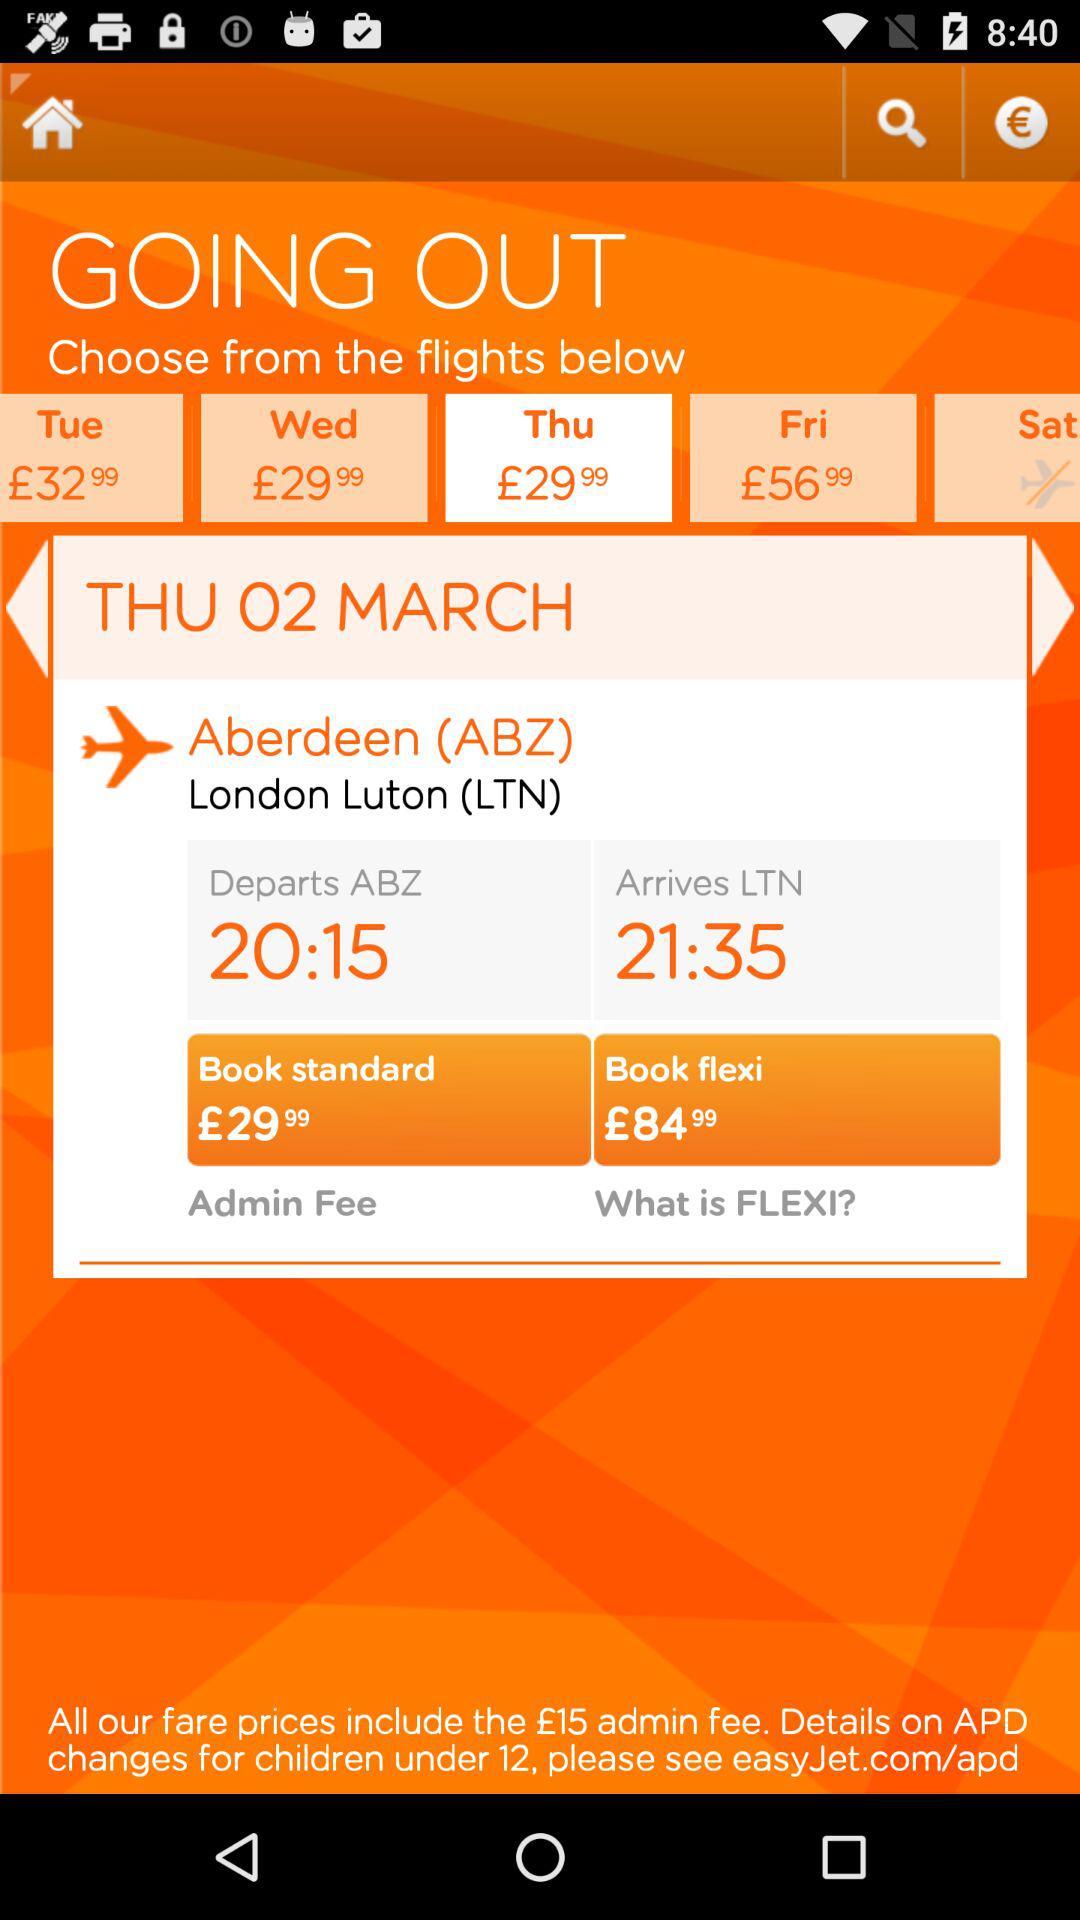  I want to click on return to start screen, so click(51, 121).